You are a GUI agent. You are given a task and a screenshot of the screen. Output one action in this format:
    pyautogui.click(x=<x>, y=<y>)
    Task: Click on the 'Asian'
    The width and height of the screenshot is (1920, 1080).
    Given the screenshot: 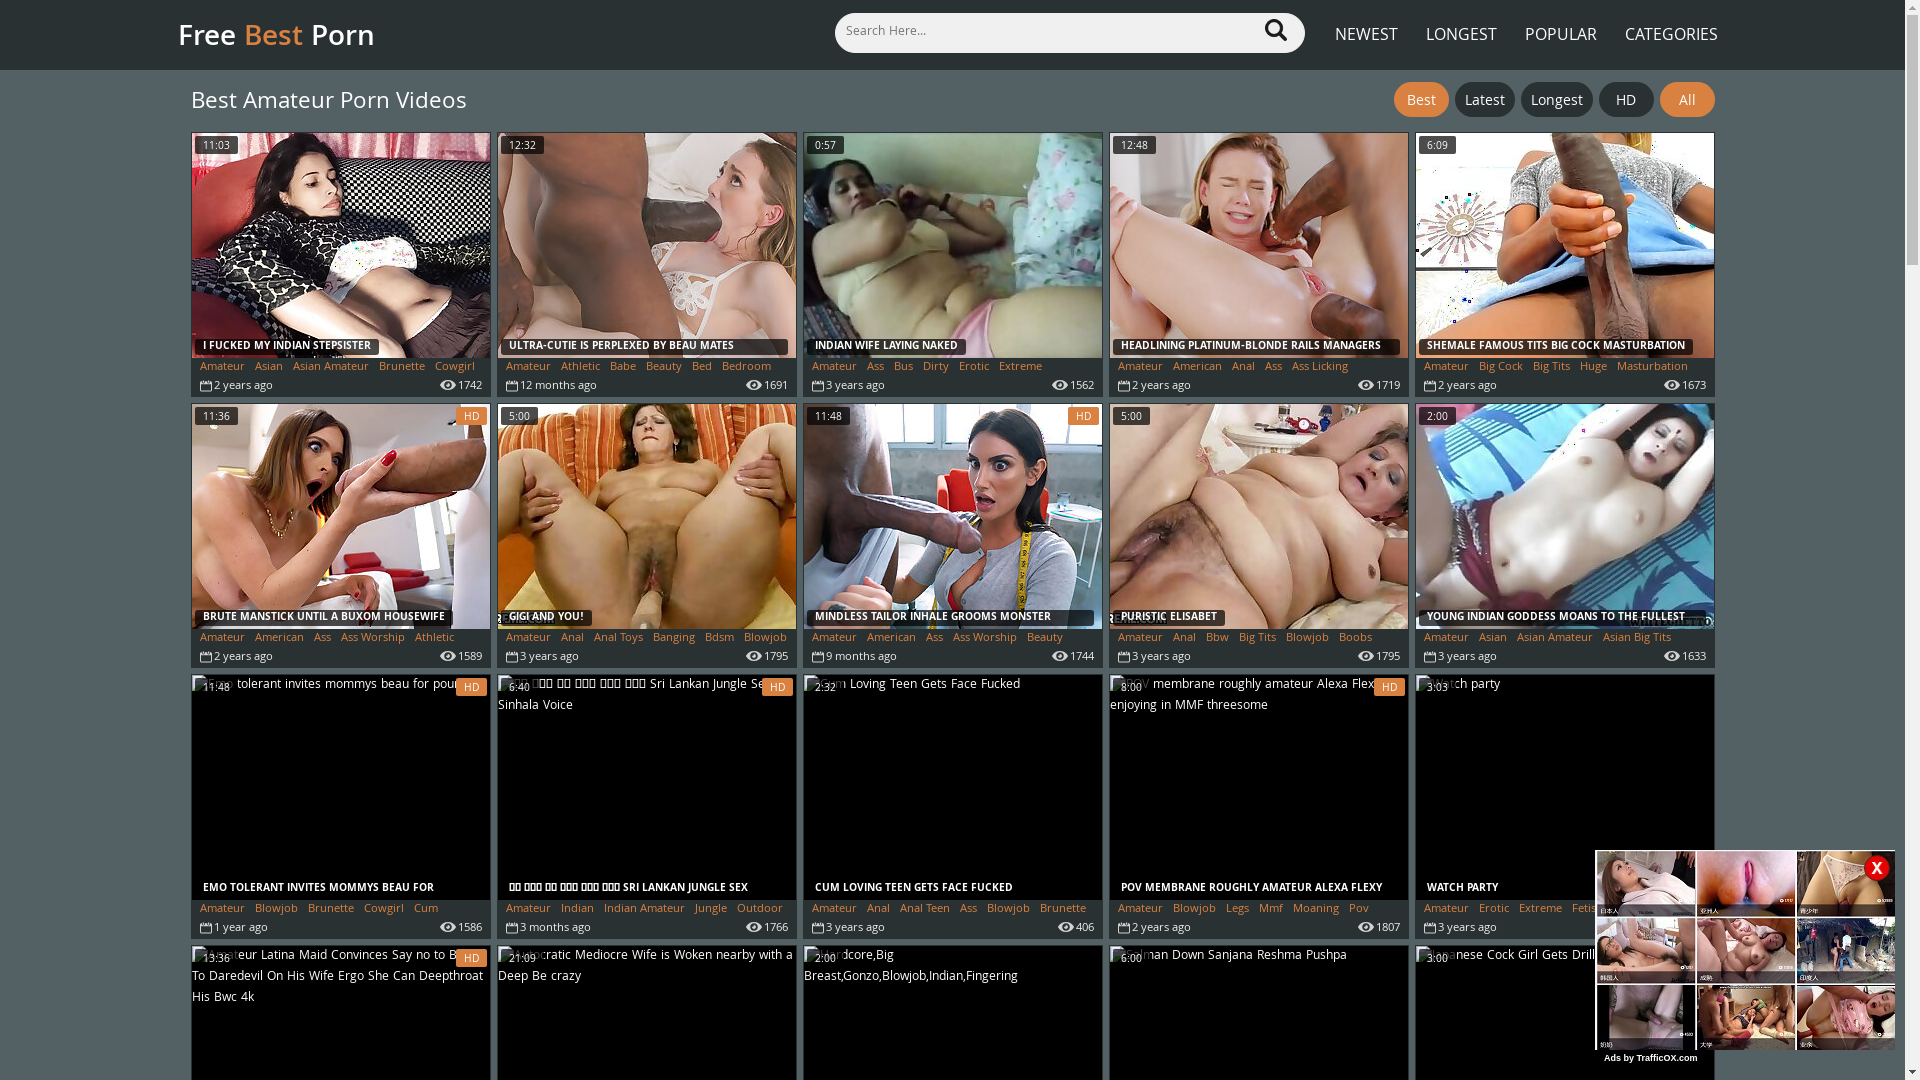 What is the action you would take?
    pyautogui.click(x=1492, y=638)
    